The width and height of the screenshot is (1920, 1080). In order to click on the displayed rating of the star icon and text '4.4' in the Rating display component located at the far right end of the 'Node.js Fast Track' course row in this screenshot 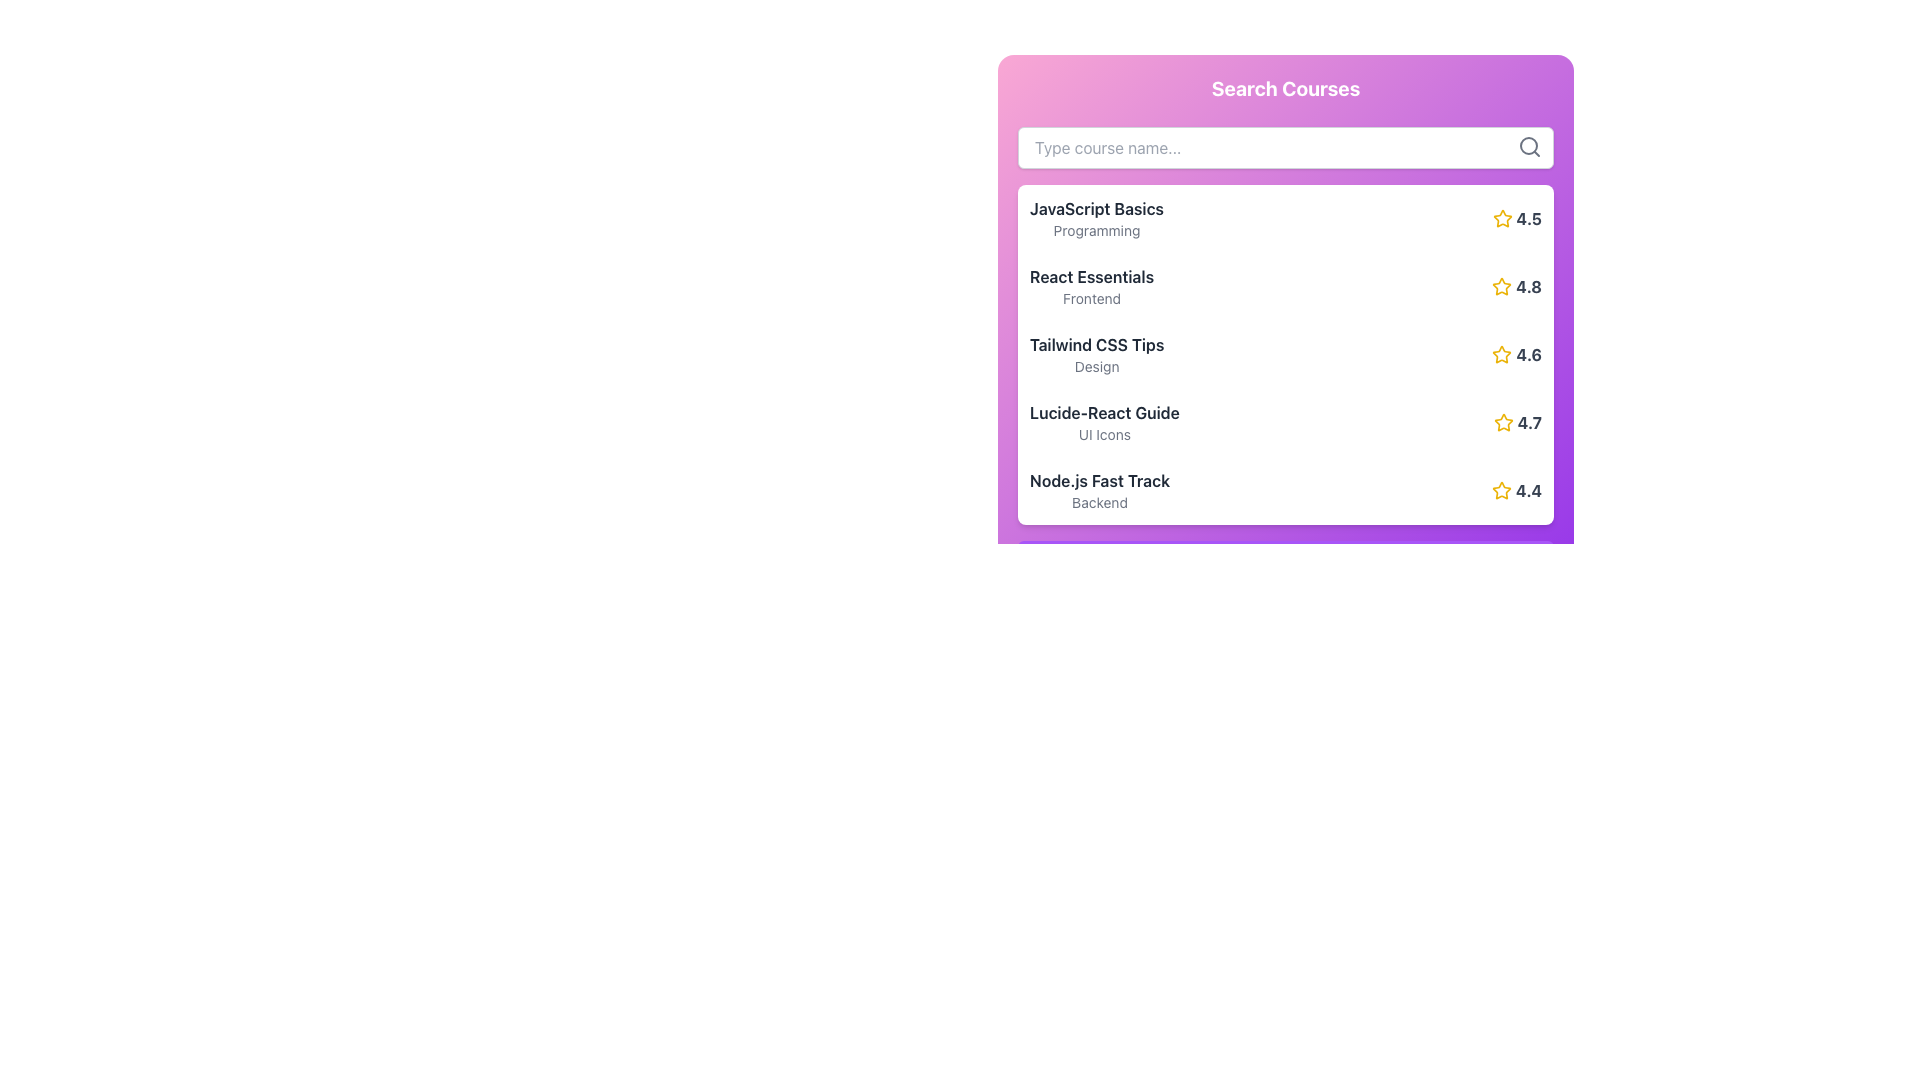, I will do `click(1516, 490)`.